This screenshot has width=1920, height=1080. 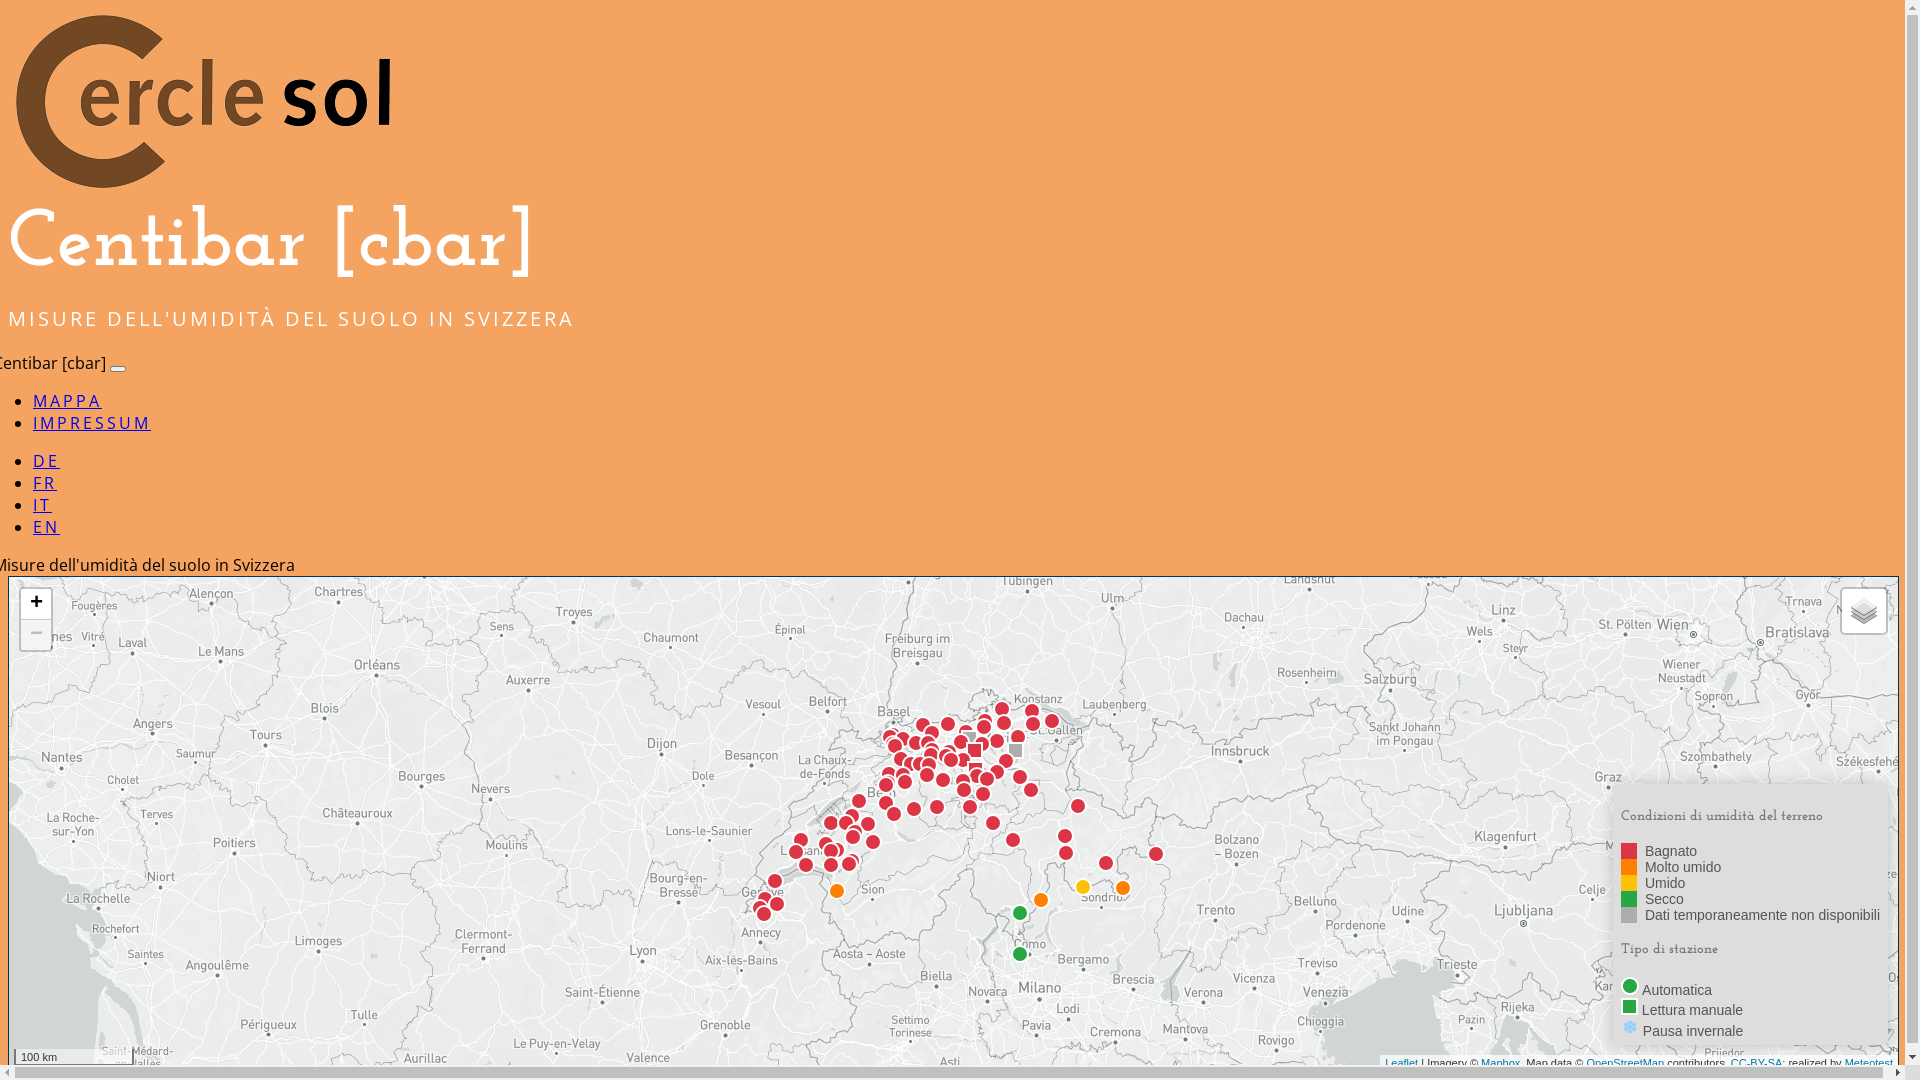 I want to click on 'EN', so click(x=46, y=526).